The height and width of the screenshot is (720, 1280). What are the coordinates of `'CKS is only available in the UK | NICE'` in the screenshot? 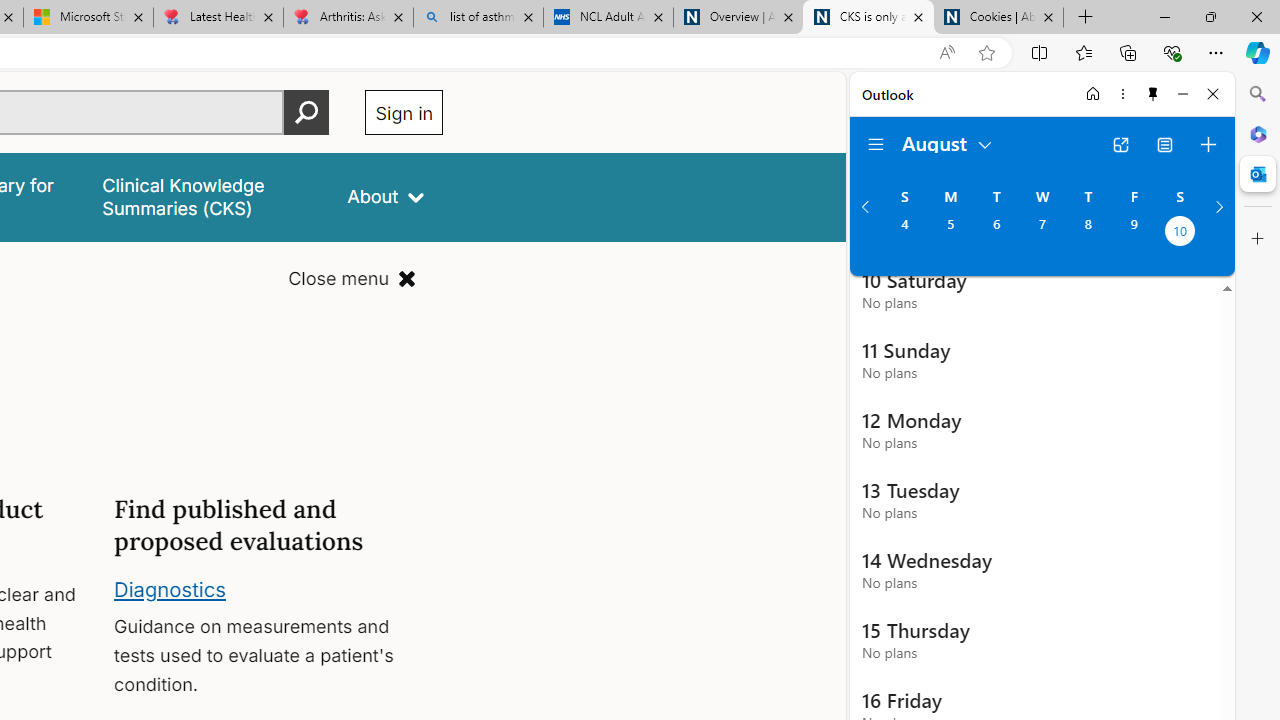 It's located at (868, 17).